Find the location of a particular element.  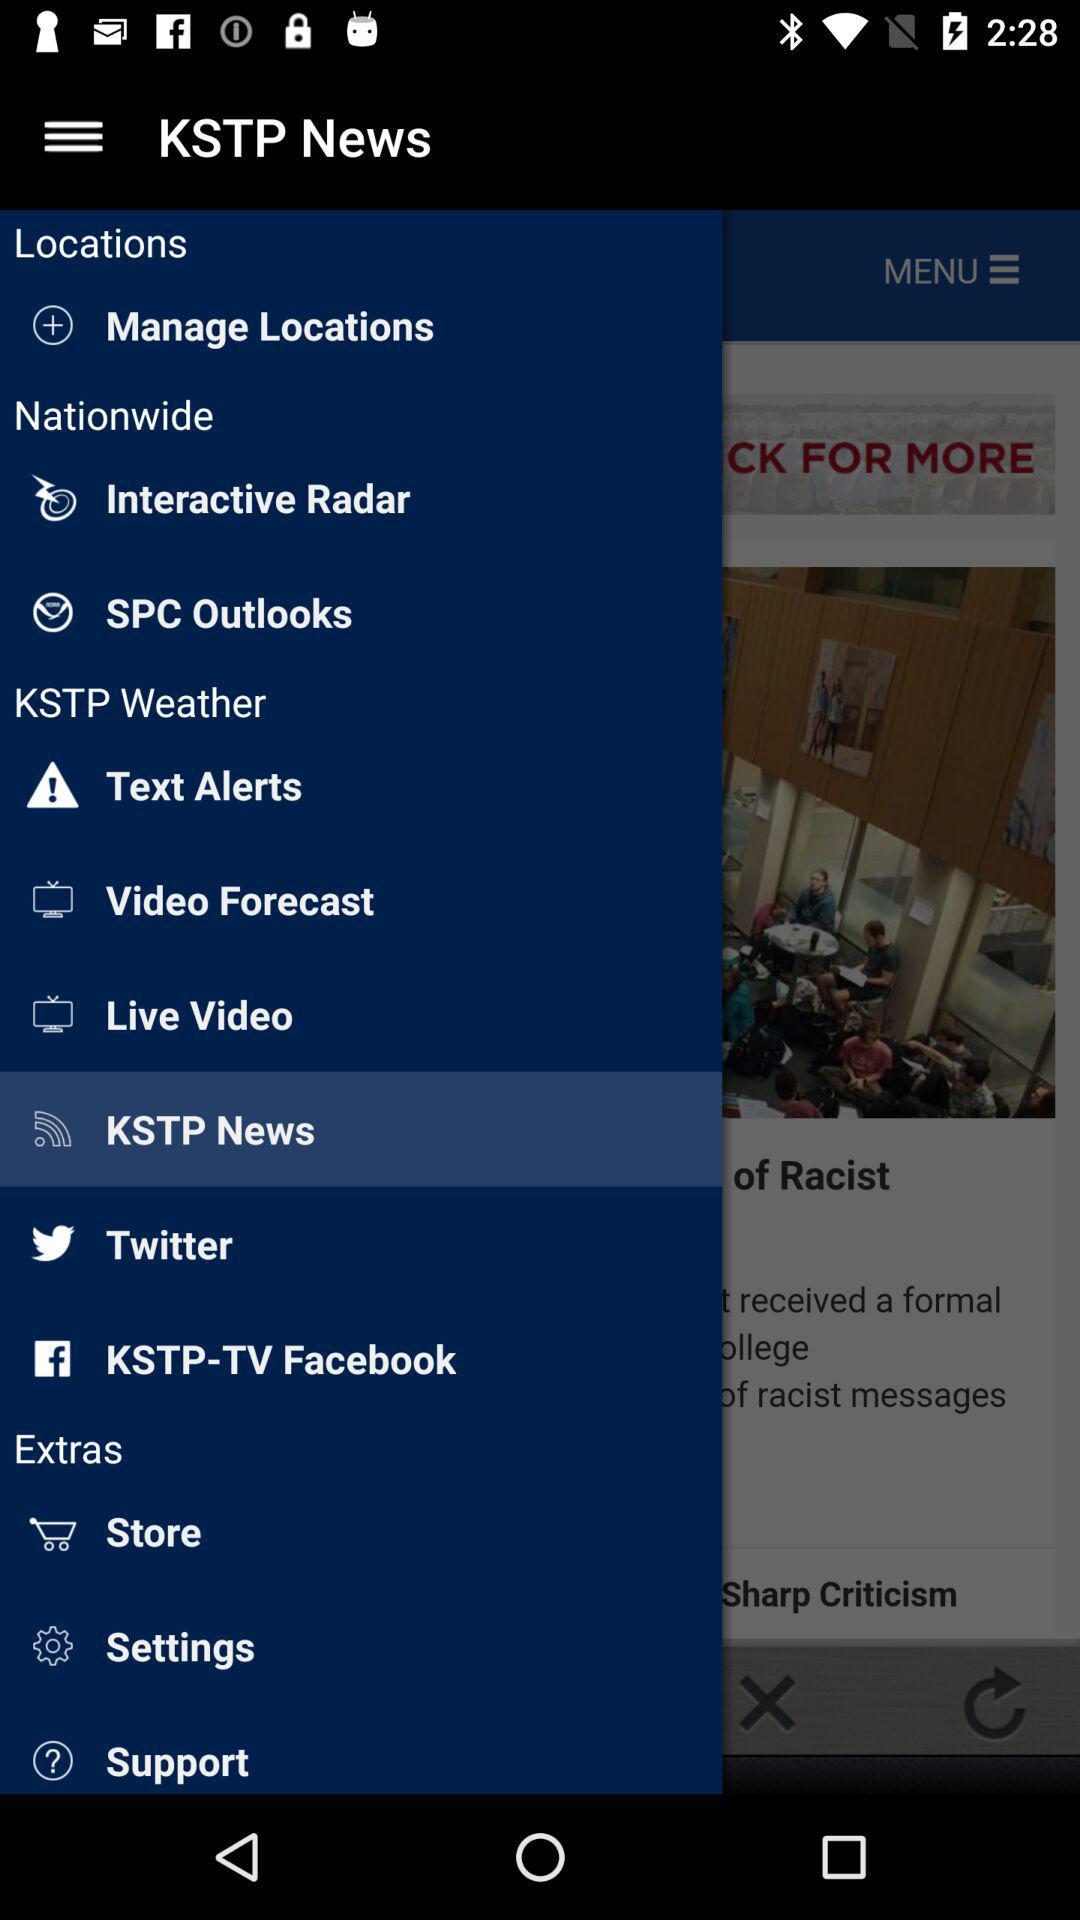

the close icon is located at coordinates (766, 1702).